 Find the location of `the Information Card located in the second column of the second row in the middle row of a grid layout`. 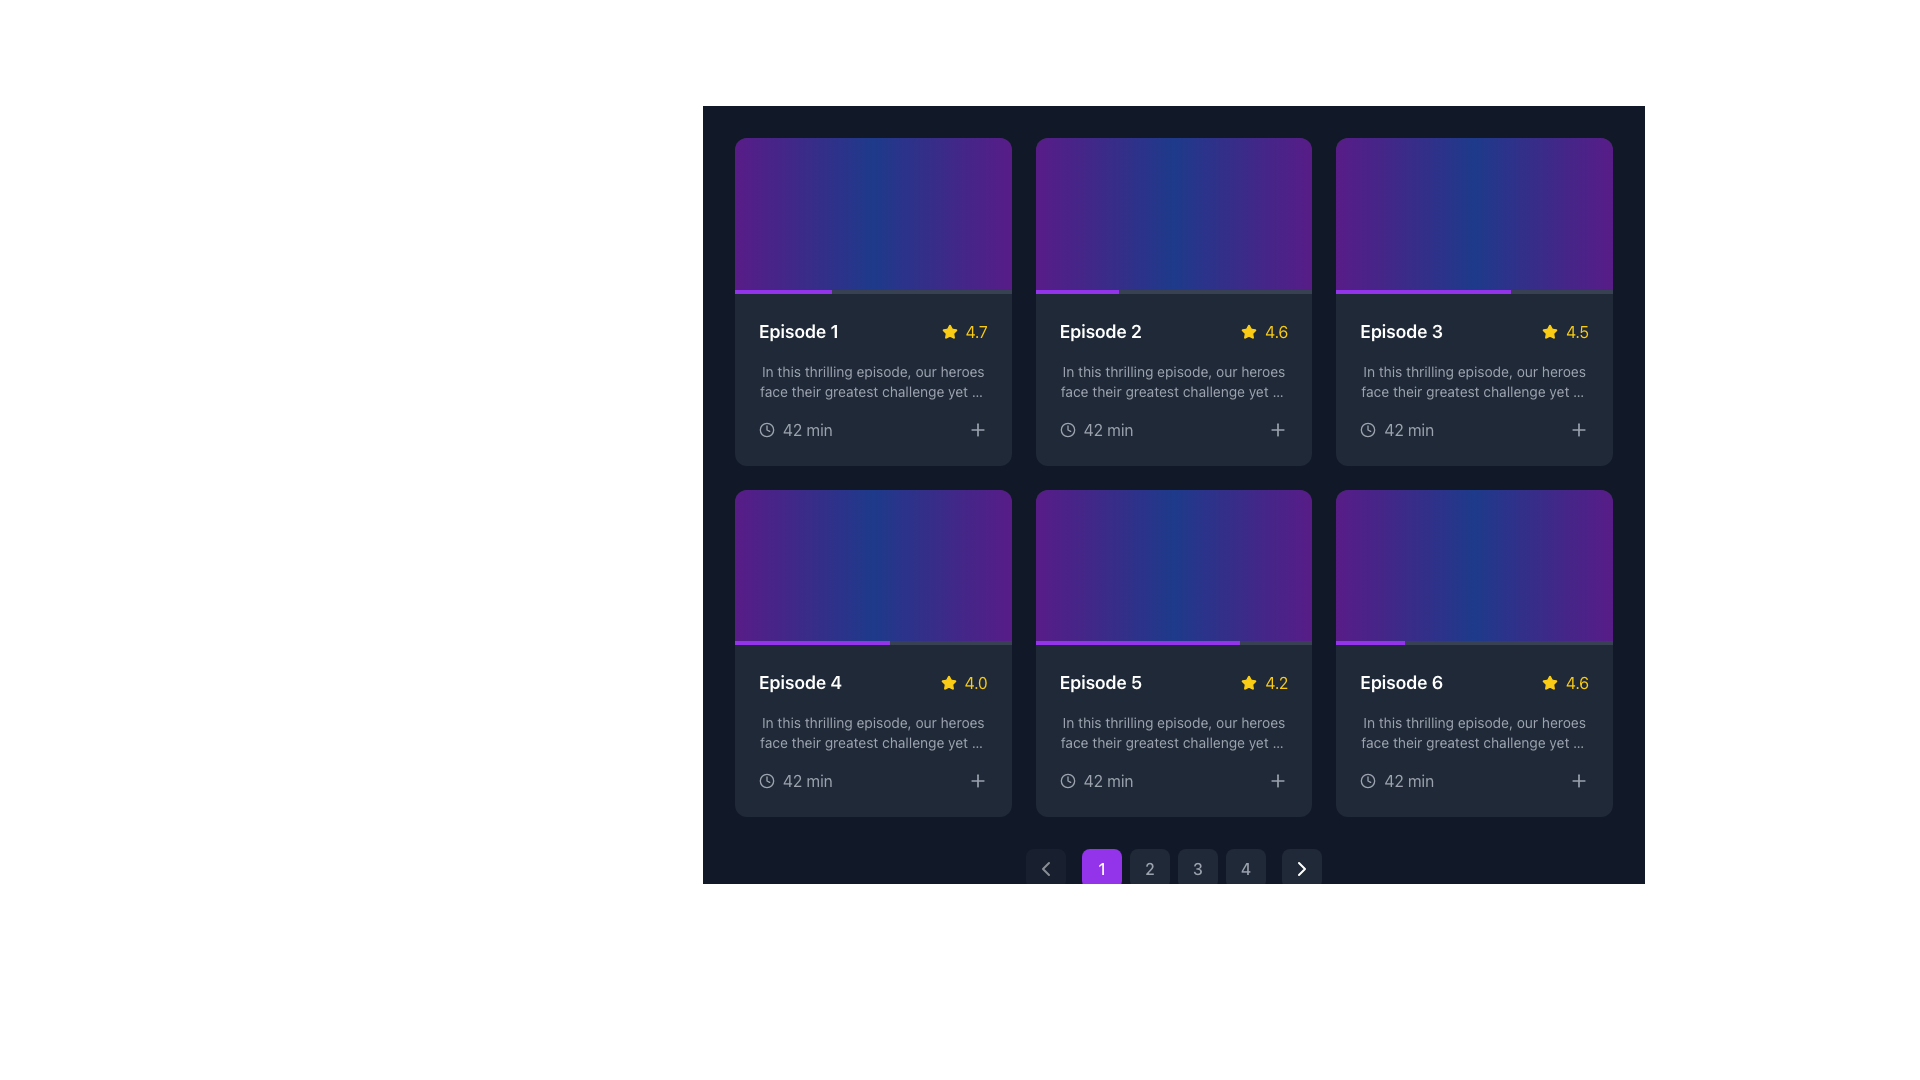

the Information Card located in the second column of the second row in the middle row of a grid layout is located at coordinates (1174, 731).